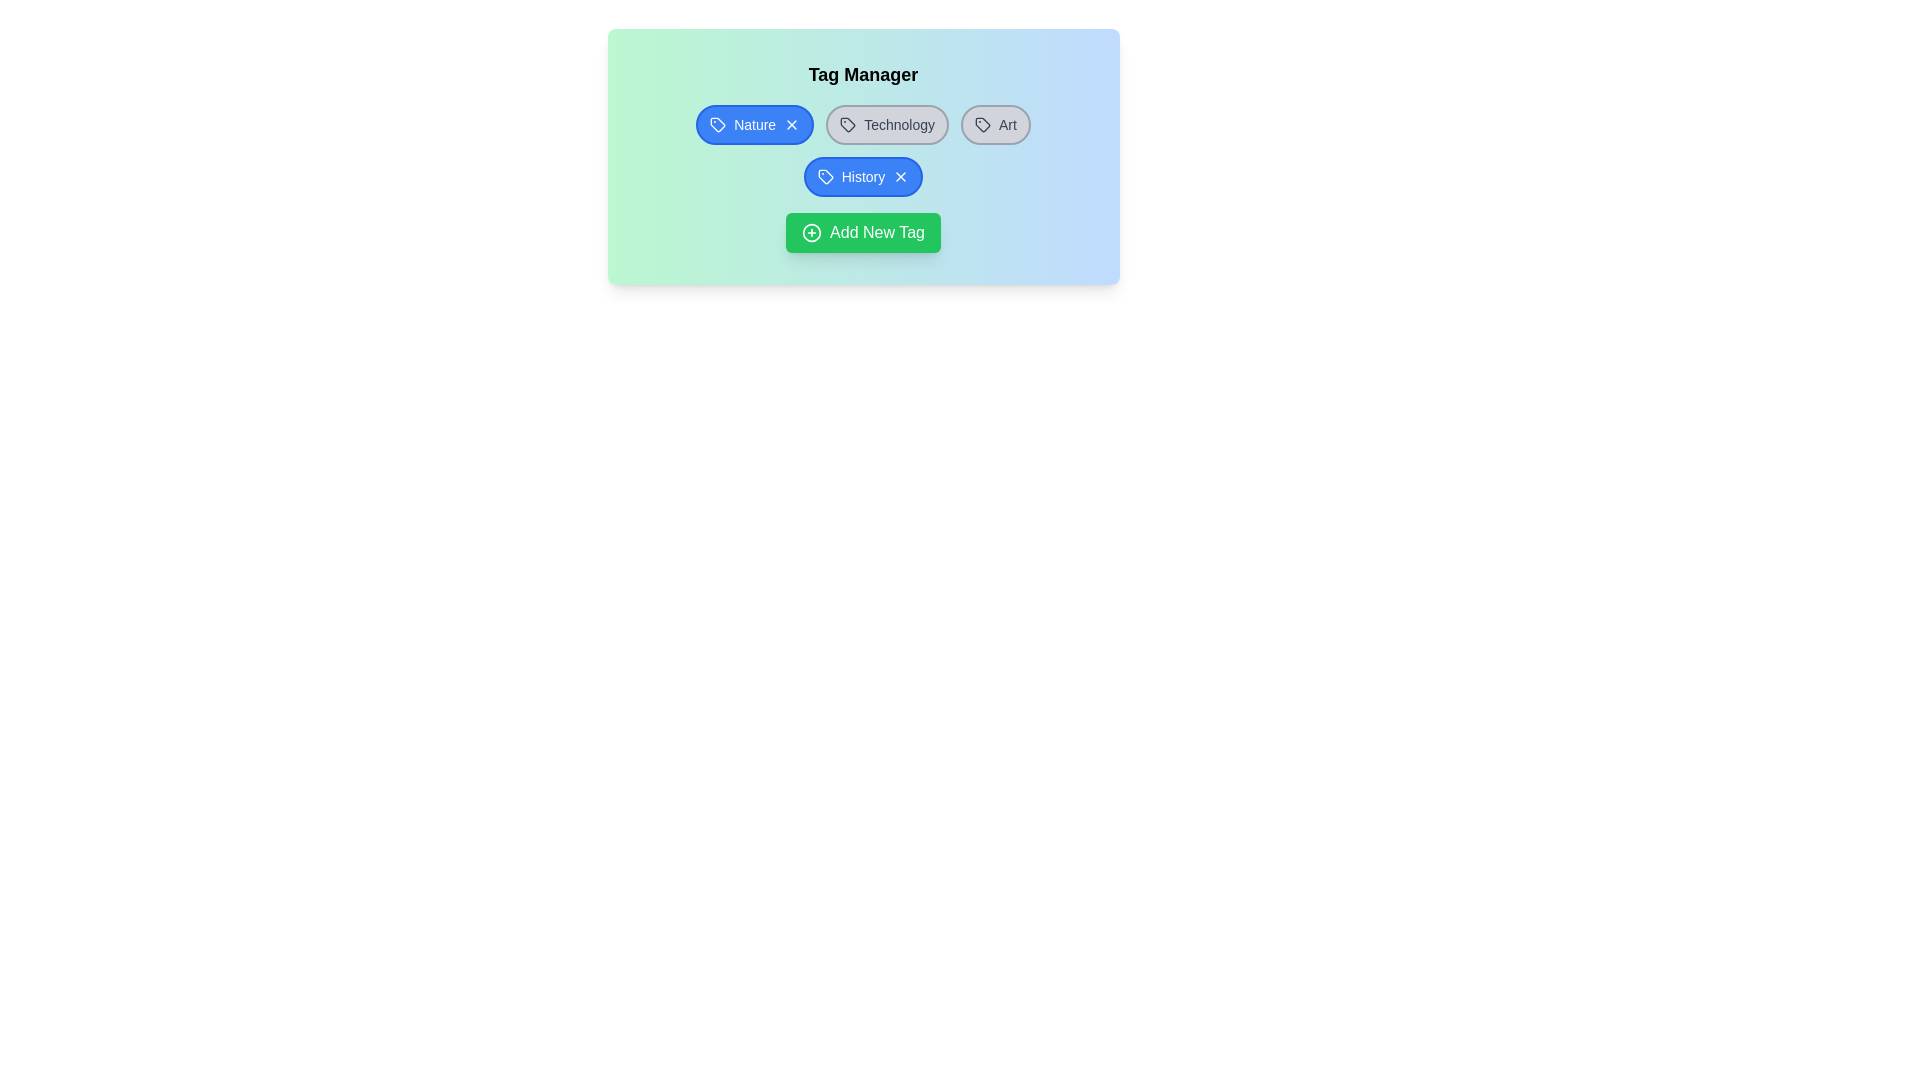  Describe the element at coordinates (863, 231) in the screenshot. I see `the 'Add New Tag' button to initiate the process of adding a new tag` at that location.